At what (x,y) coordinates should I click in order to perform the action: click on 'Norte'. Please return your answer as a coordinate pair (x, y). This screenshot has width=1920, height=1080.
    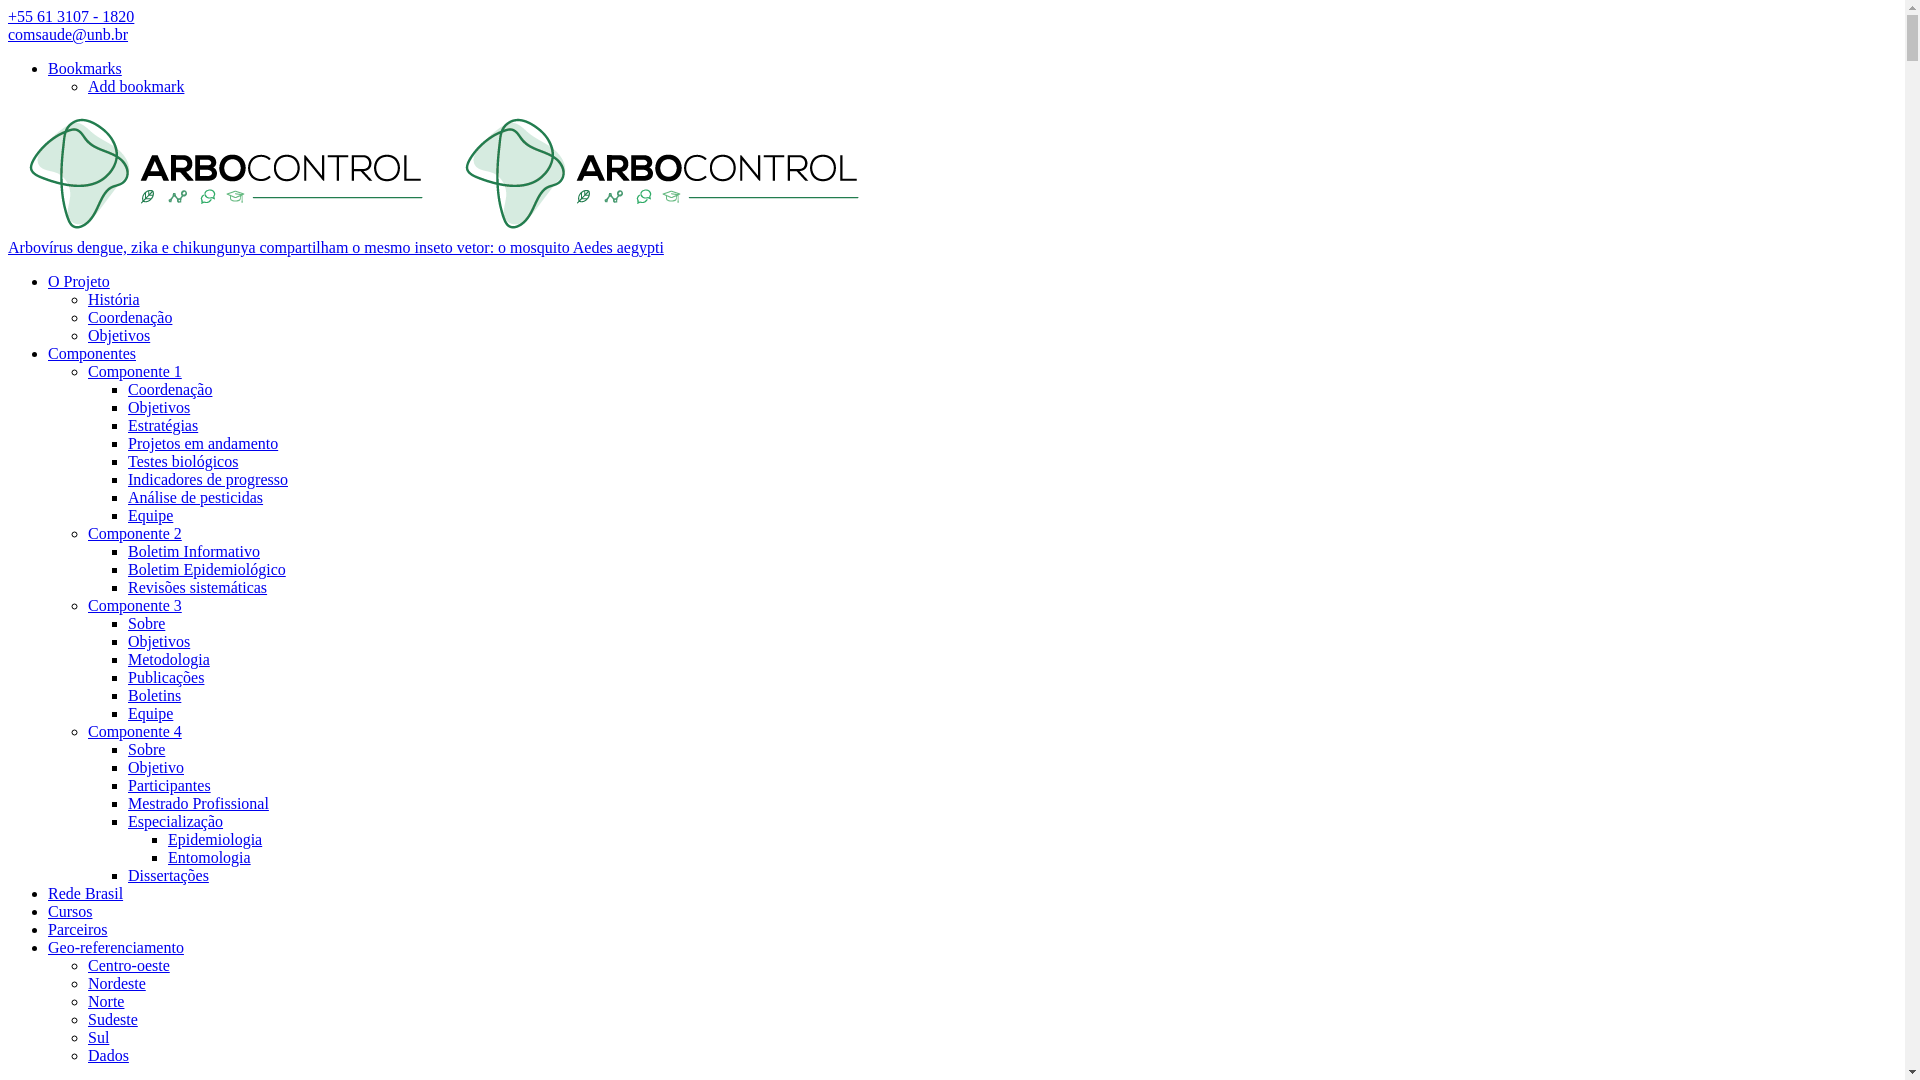
    Looking at the image, I should click on (86, 1001).